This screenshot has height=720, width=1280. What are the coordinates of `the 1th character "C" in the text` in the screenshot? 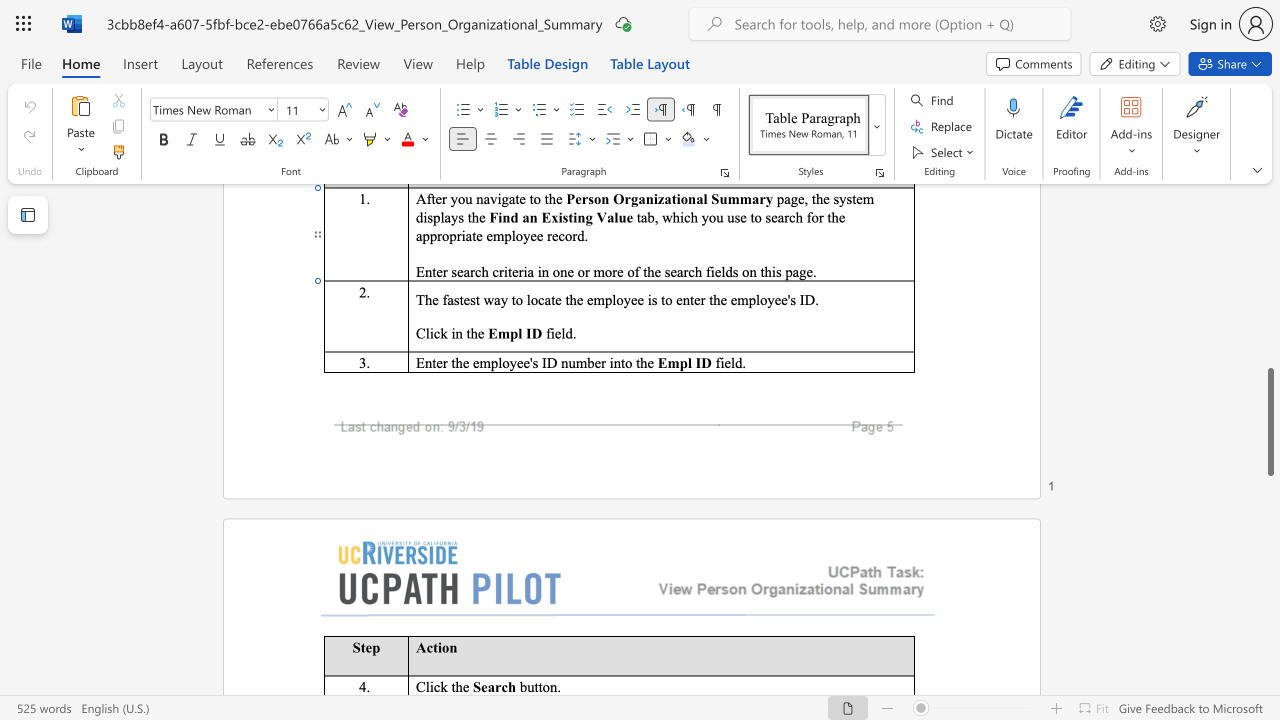 It's located at (419, 685).